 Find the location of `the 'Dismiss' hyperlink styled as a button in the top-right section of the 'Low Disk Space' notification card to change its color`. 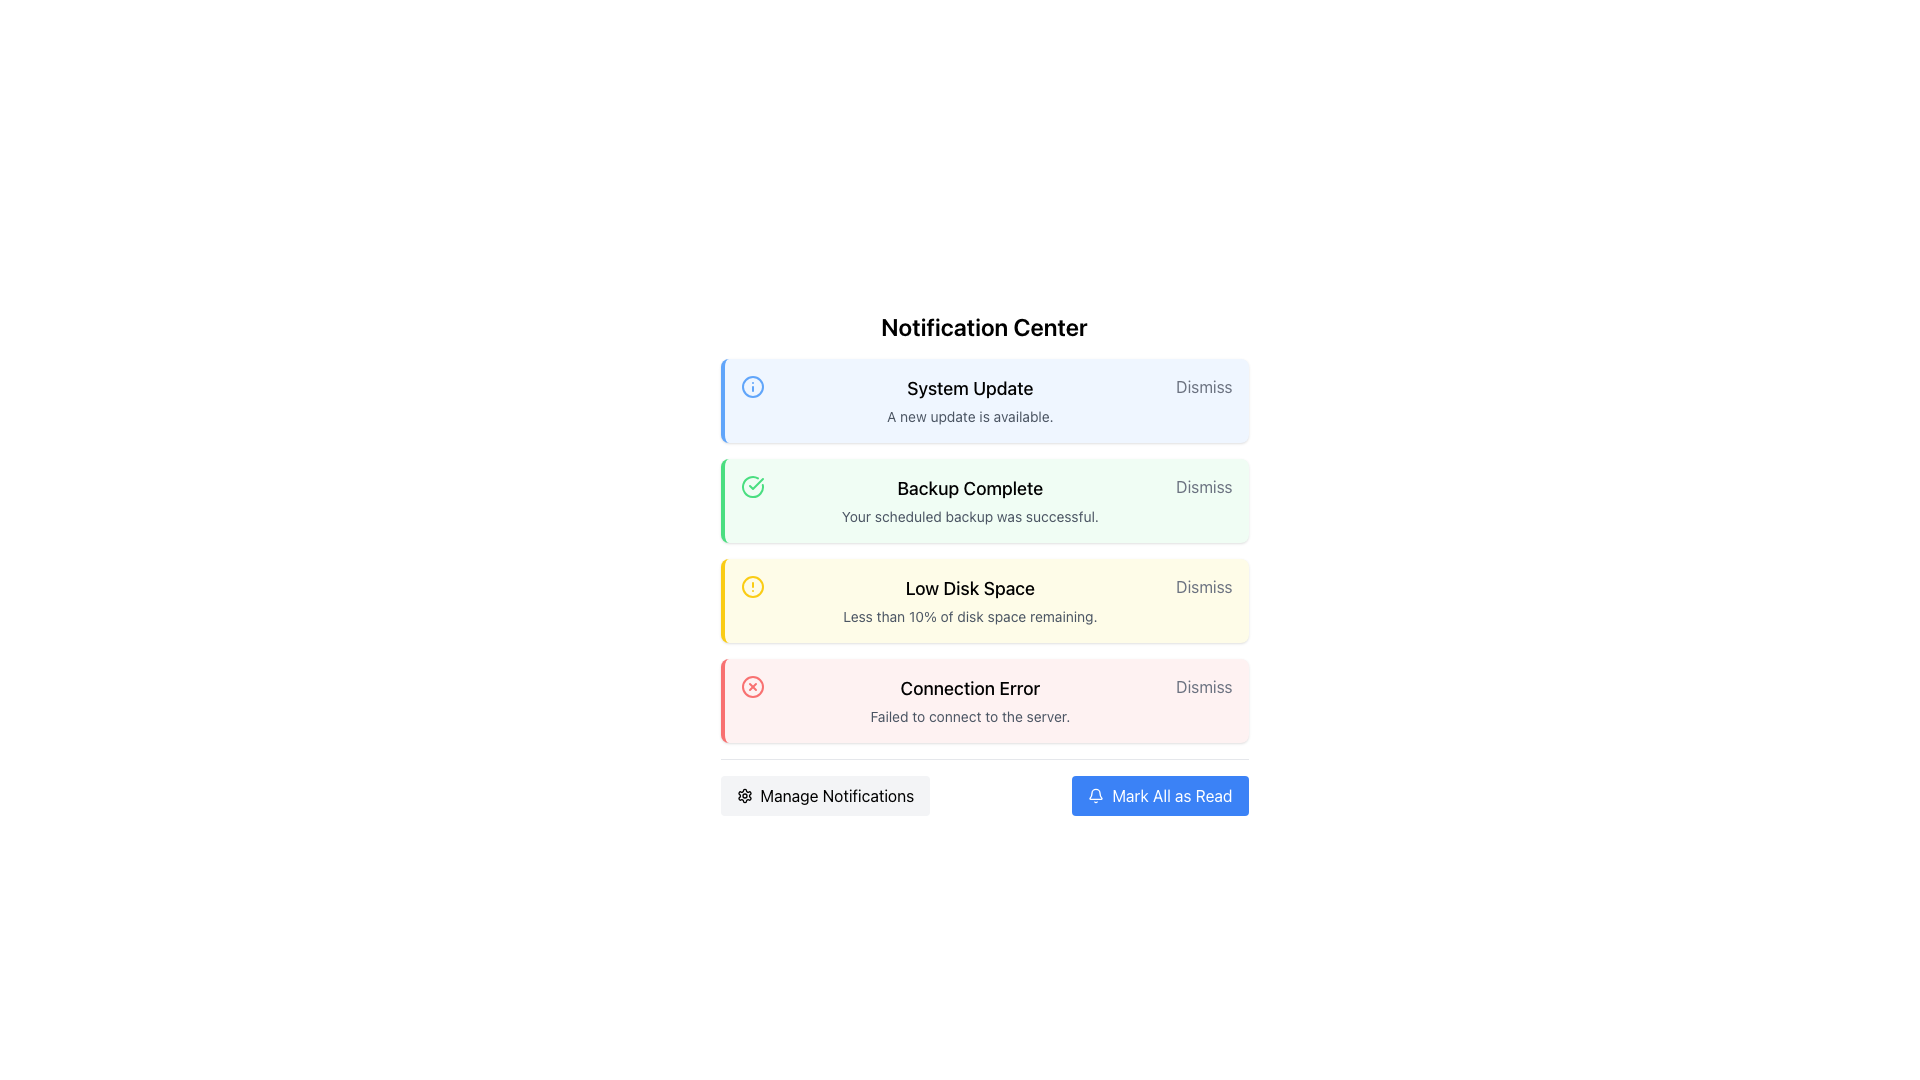

the 'Dismiss' hyperlink styled as a button in the top-right section of the 'Low Disk Space' notification card to change its color is located at coordinates (1203, 585).